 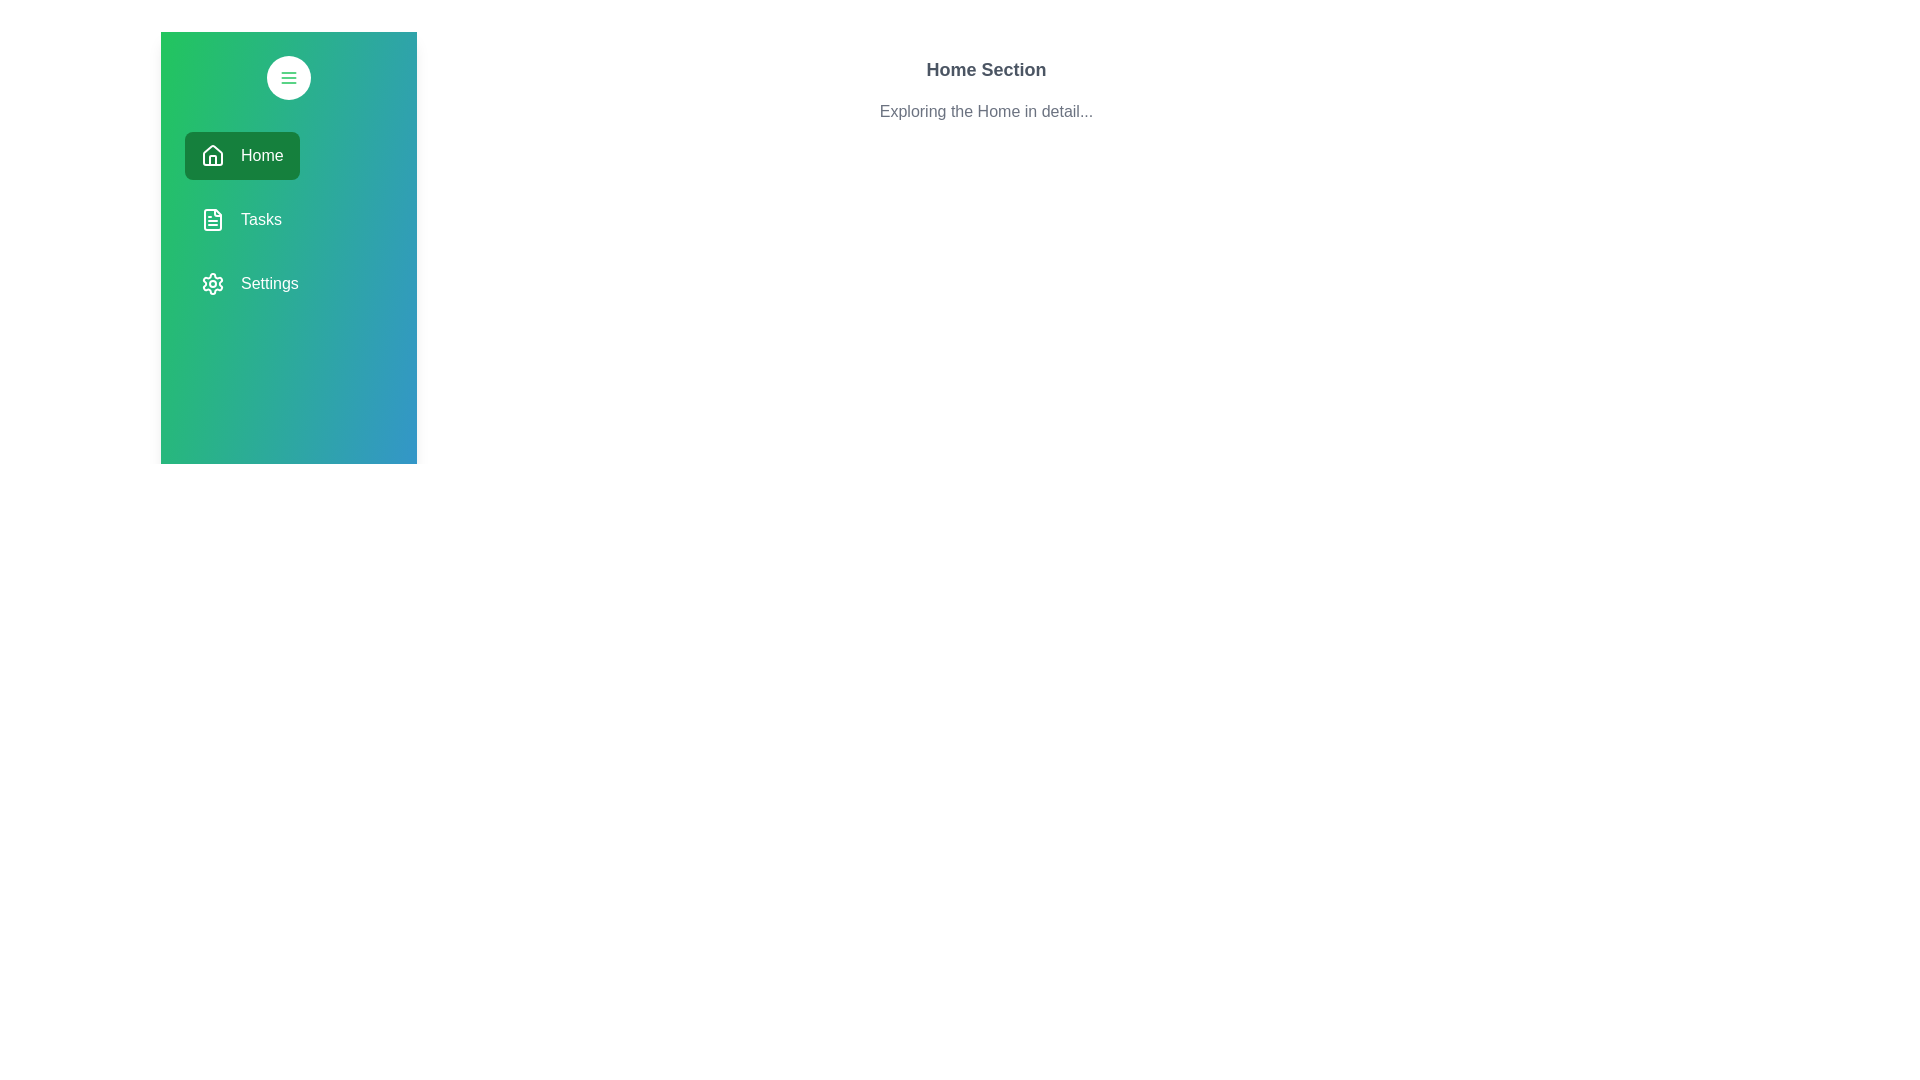 I want to click on the circular menu icon button located at the top of the vertical sidebar, so click(x=287, y=76).